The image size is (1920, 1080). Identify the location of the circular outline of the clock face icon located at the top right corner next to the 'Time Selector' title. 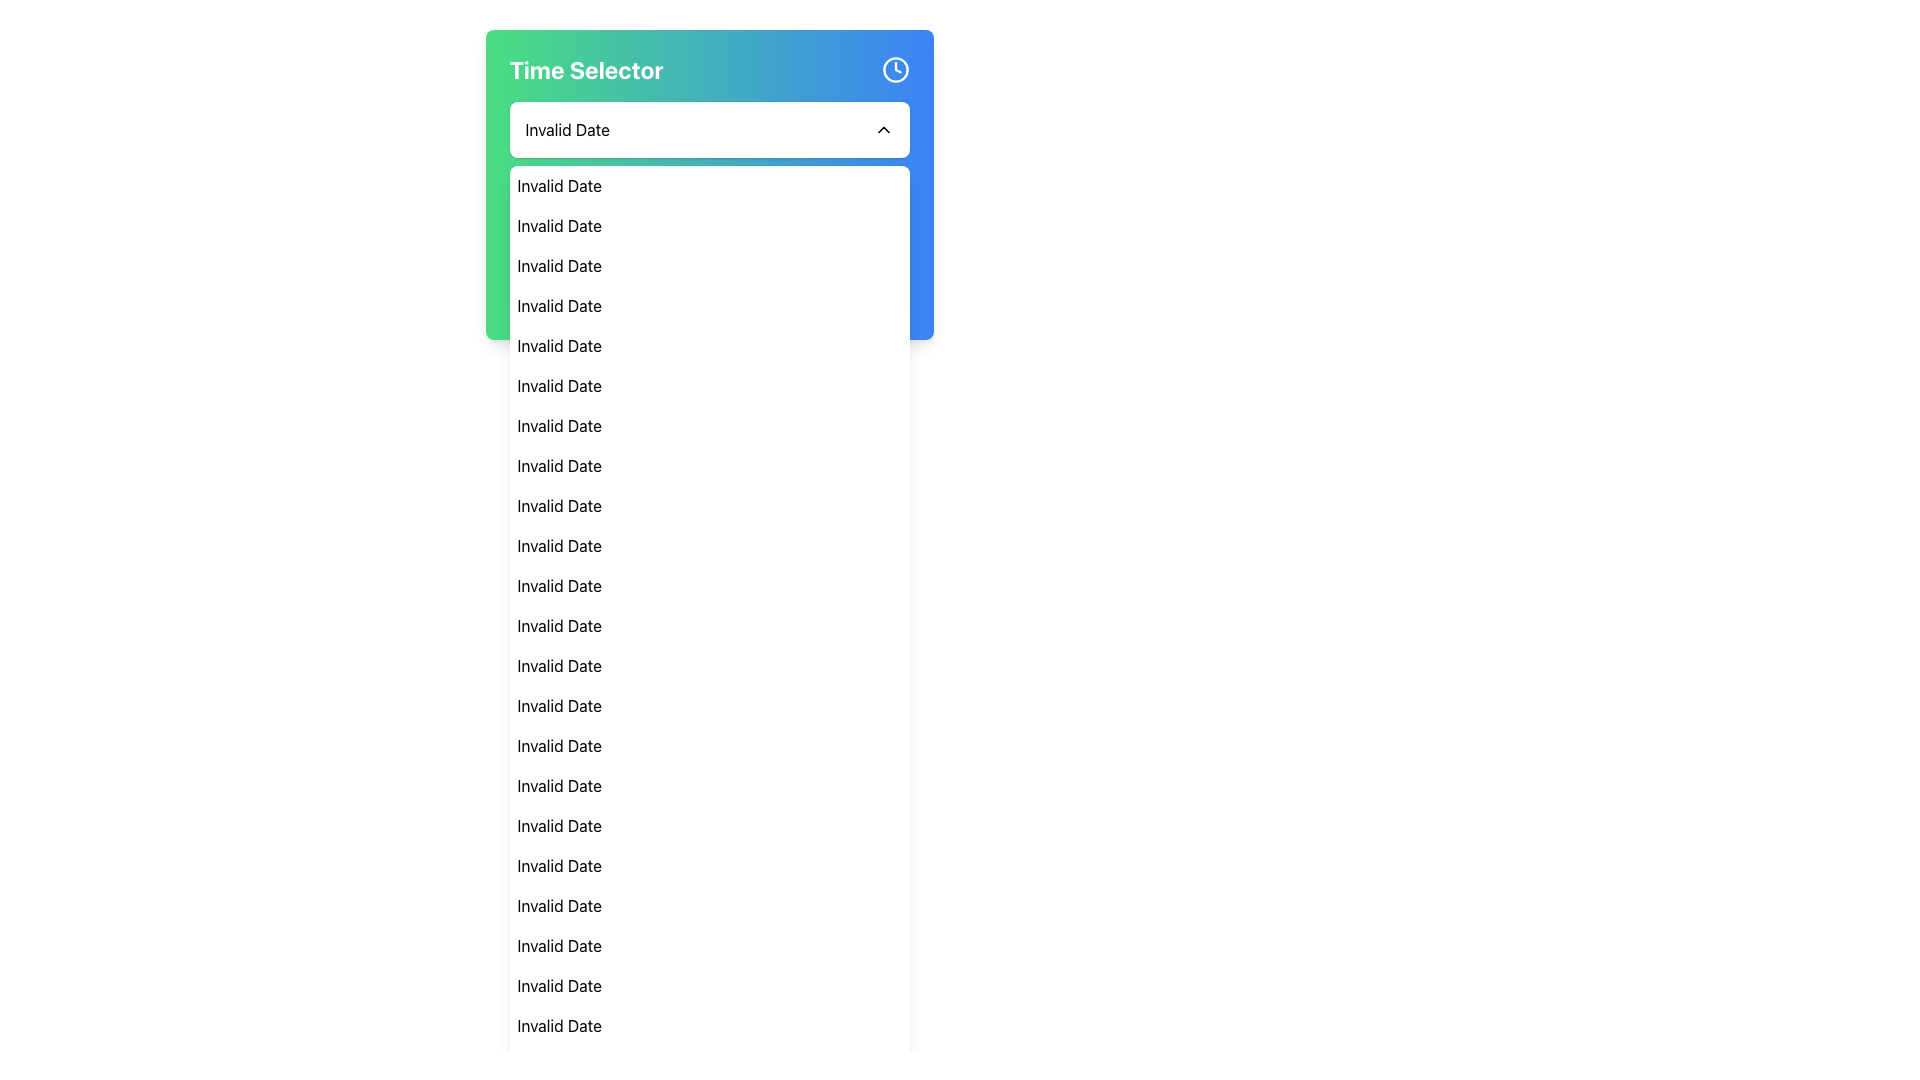
(894, 68).